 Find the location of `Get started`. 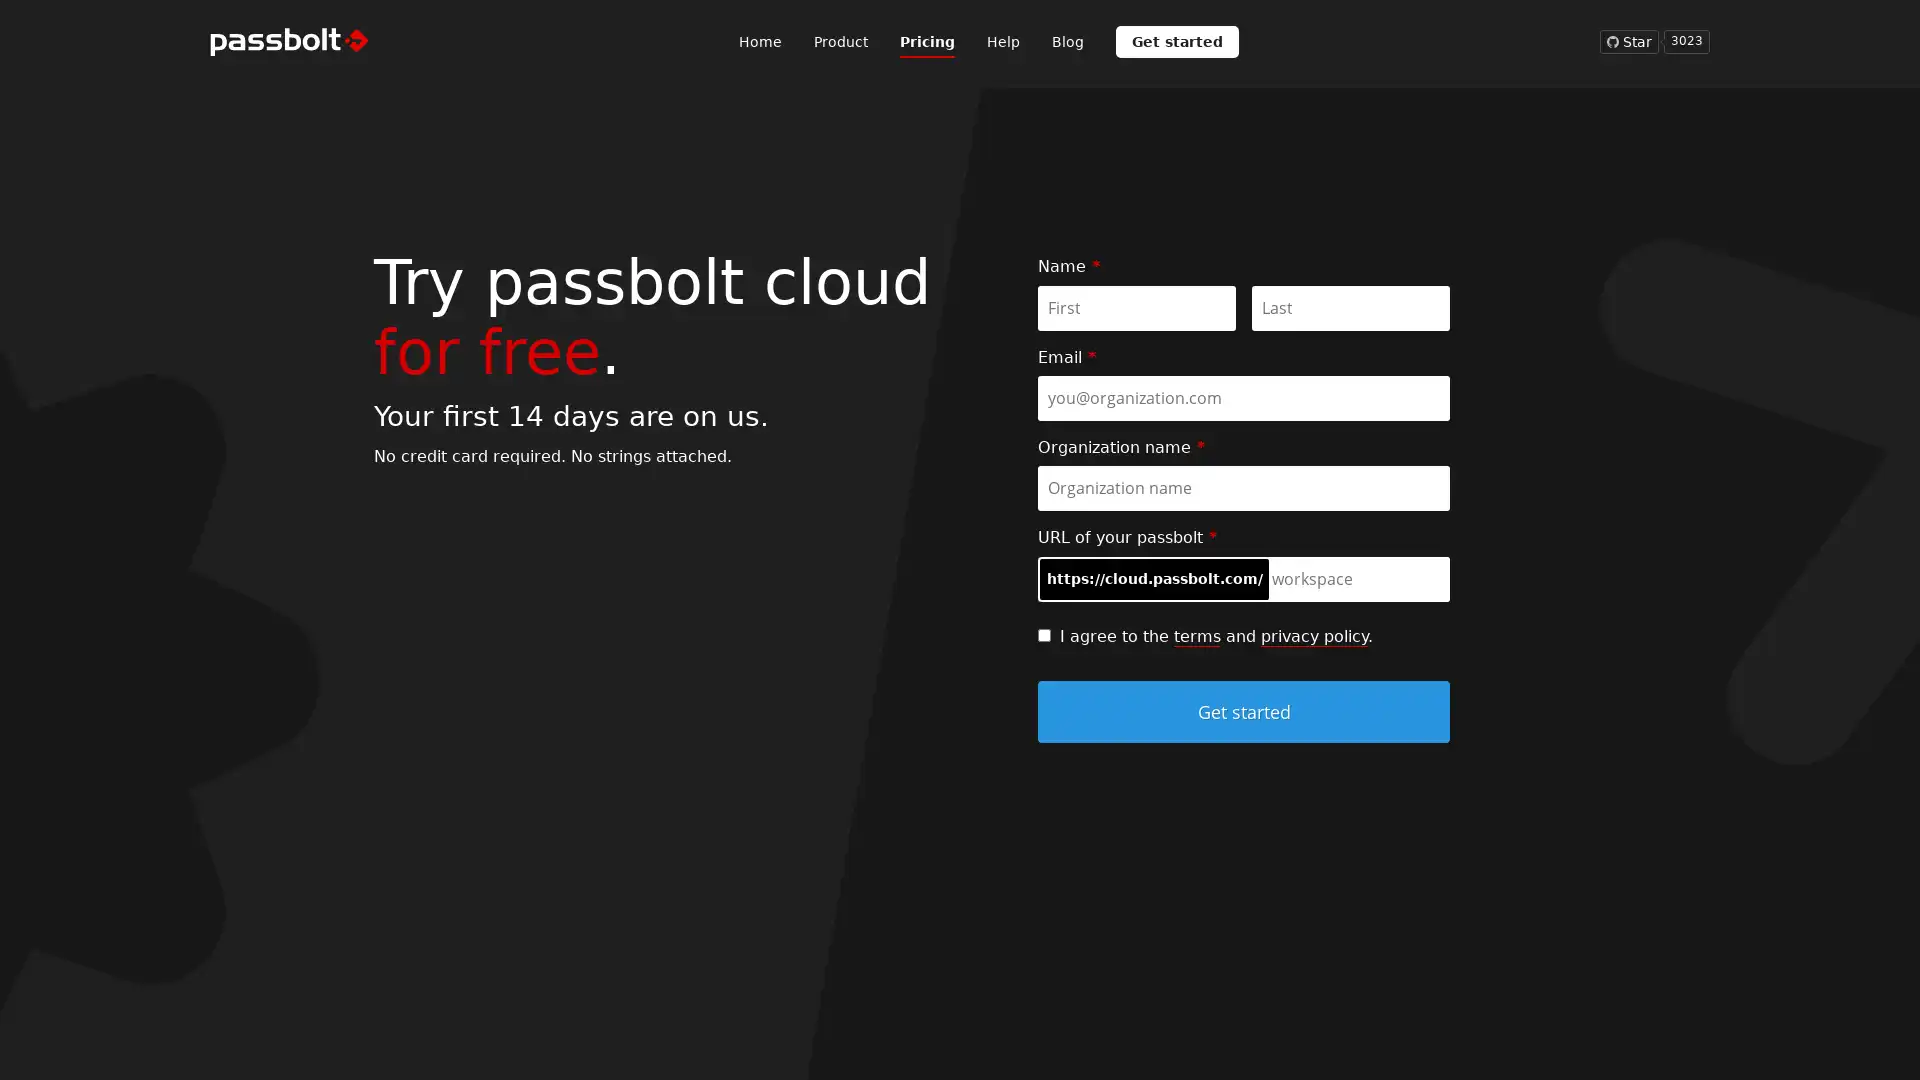

Get started is located at coordinates (1242, 709).